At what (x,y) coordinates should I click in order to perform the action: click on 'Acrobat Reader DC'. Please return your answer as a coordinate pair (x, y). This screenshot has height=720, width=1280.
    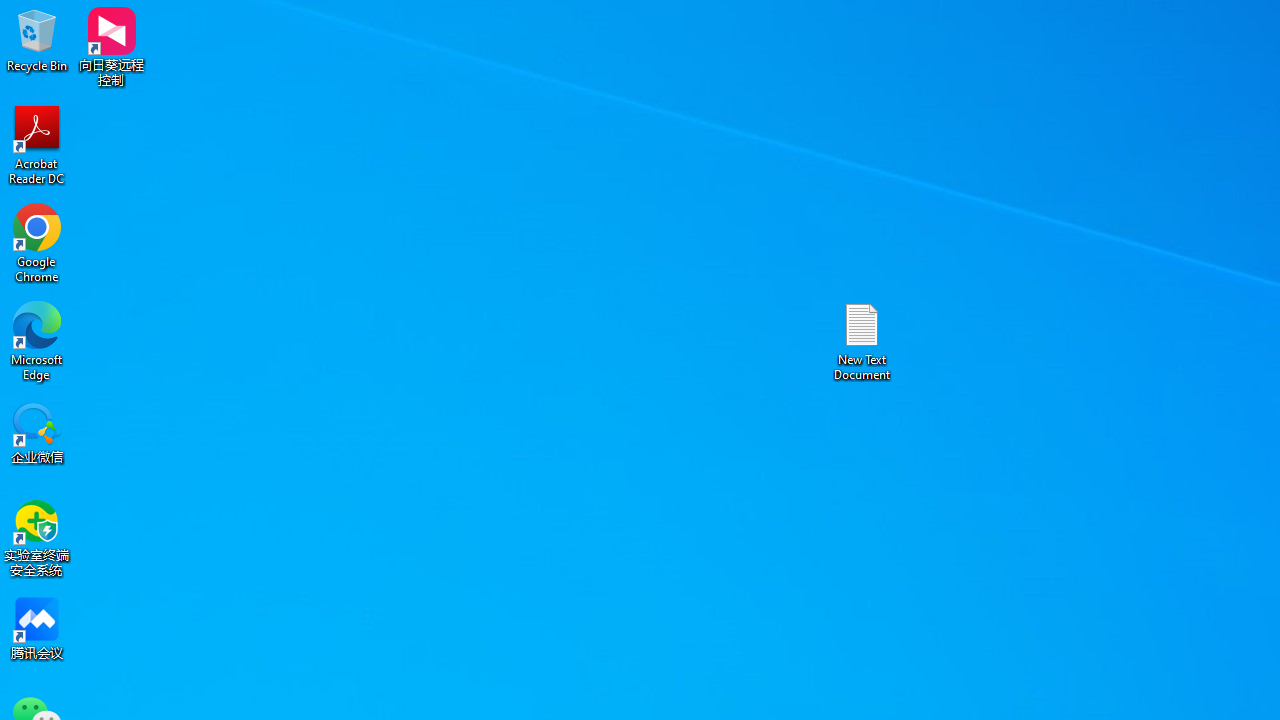
    Looking at the image, I should click on (37, 144).